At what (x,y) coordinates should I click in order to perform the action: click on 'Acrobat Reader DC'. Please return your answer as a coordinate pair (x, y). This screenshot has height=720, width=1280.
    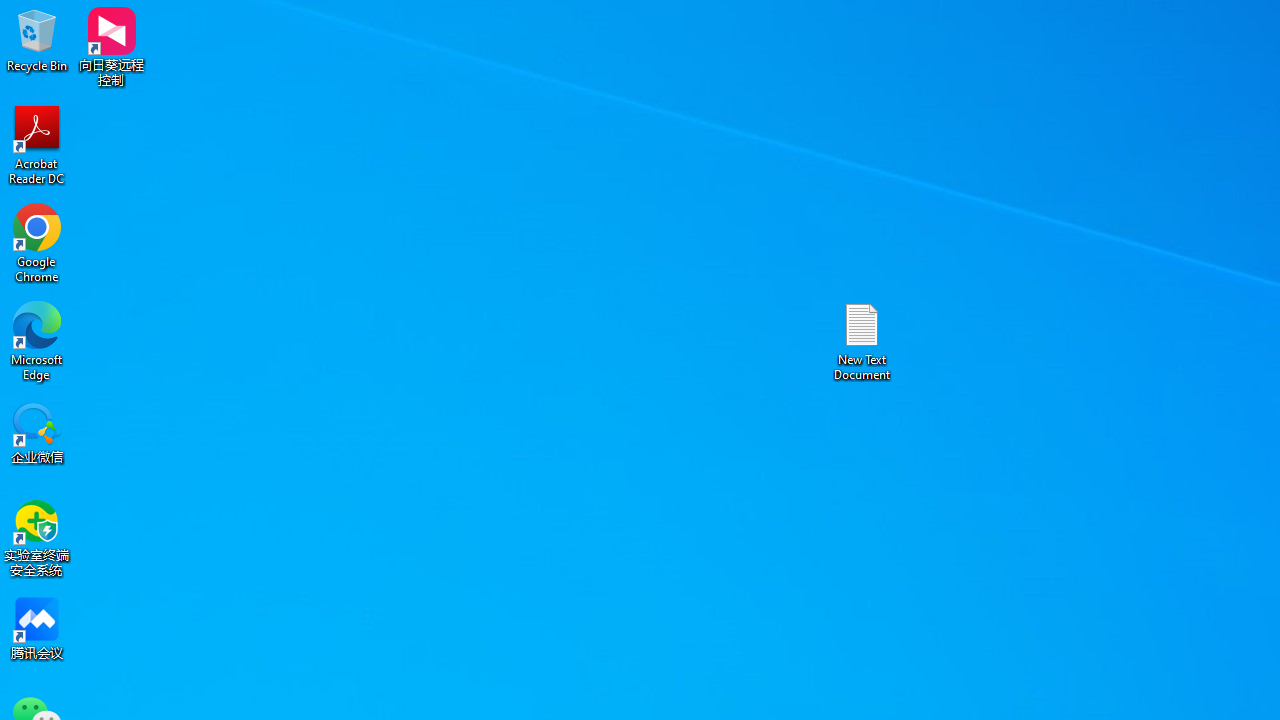
    Looking at the image, I should click on (37, 144).